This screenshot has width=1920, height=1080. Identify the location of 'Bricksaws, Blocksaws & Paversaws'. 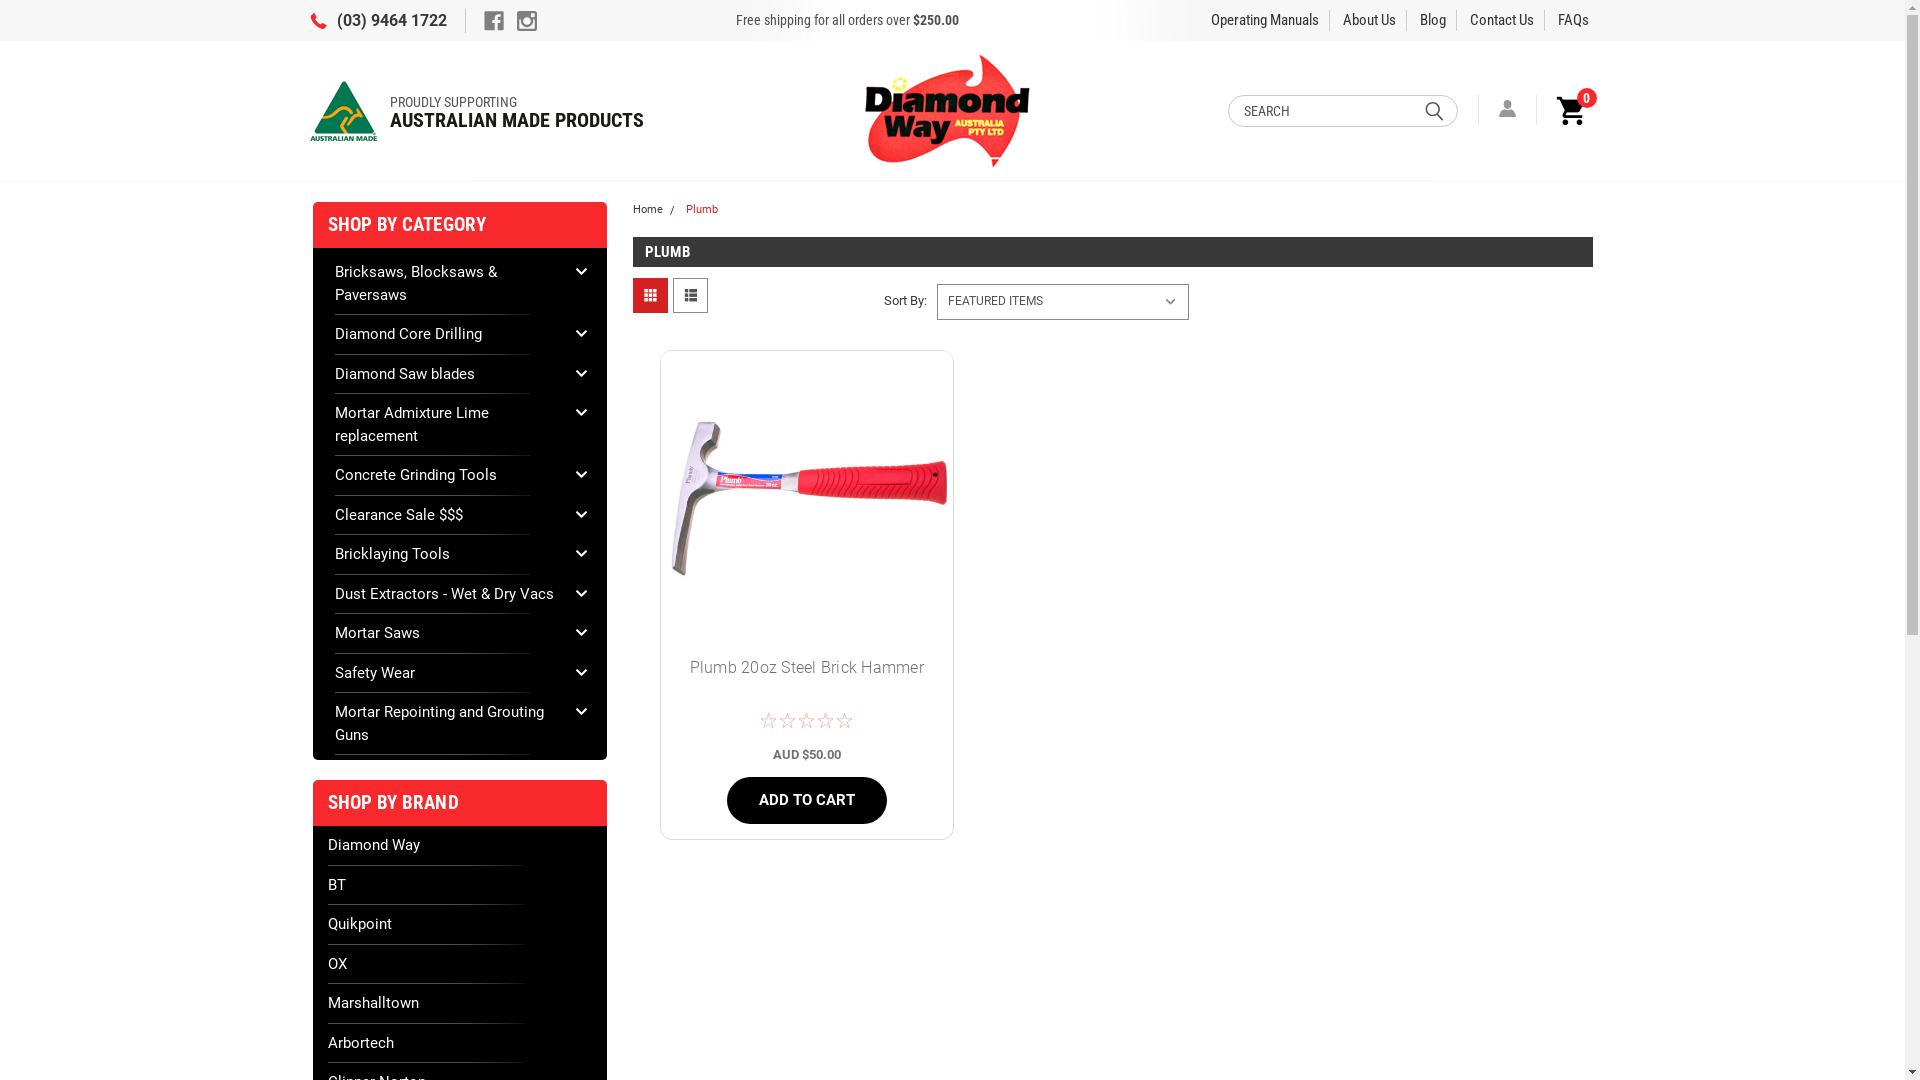
(446, 283).